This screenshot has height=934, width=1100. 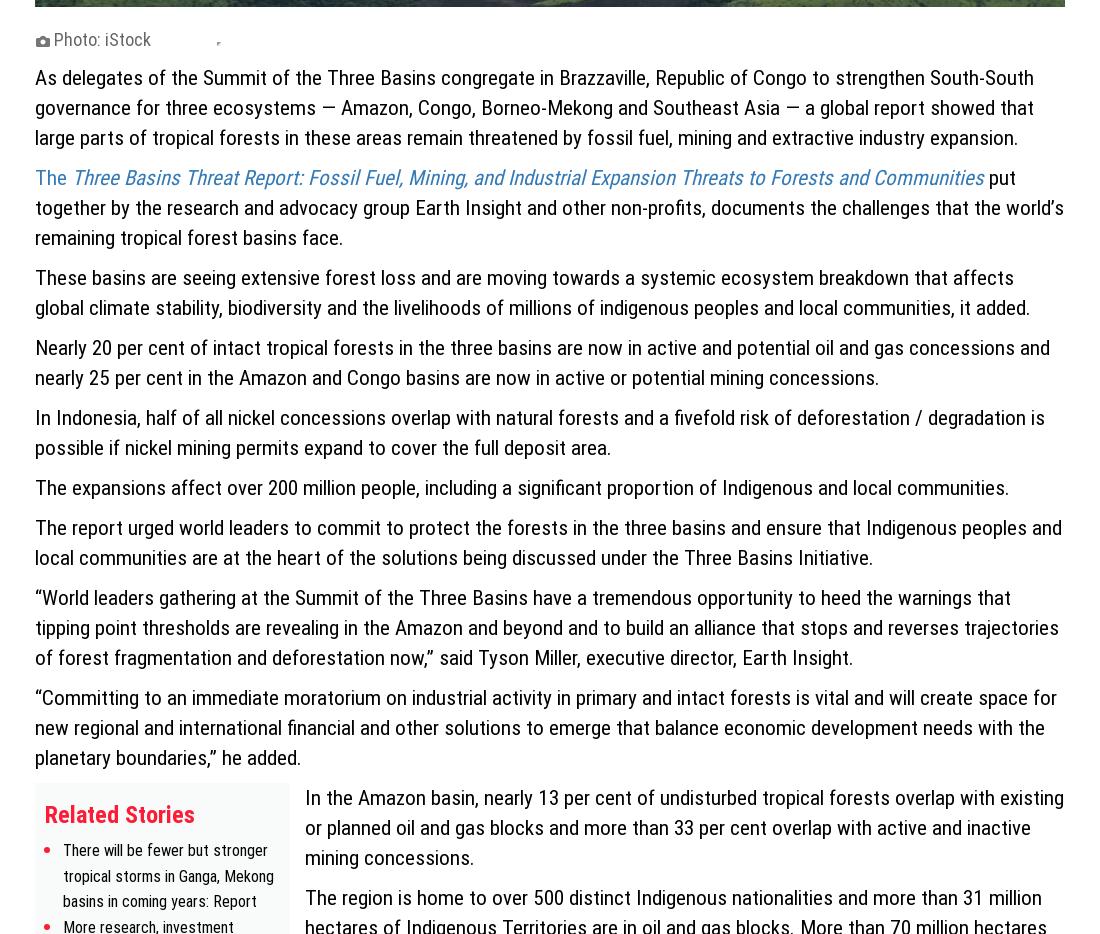 What do you see at coordinates (532, 290) in the screenshot?
I see `'These basins are seeing extensive forest loss and are moving towards a systemic ecosystem breakdown that affects global climate stability, biodiversity and the livelihoods of millions of indigenous peoples and local communities, it added.'` at bounding box center [532, 290].